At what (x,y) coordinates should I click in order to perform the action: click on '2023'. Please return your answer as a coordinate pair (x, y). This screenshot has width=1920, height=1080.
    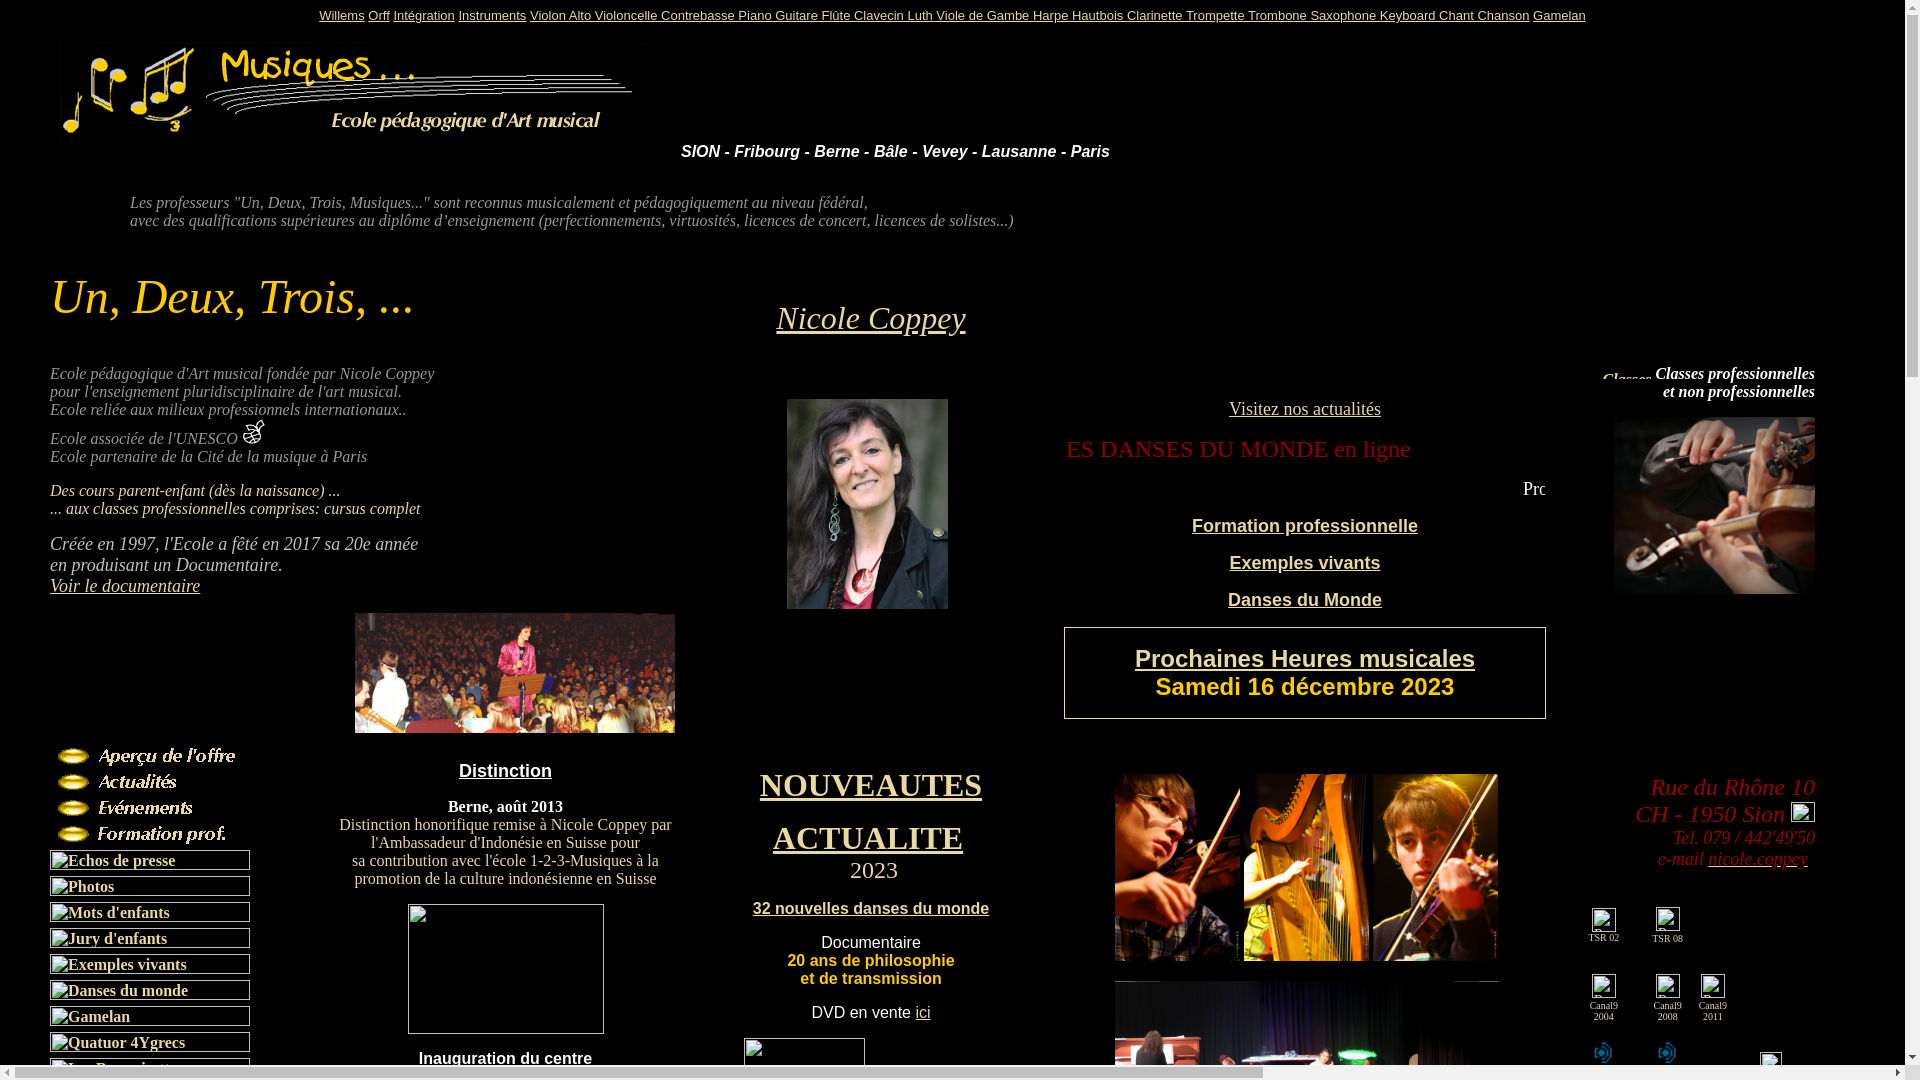
    Looking at the image, I should click on (849, 871).